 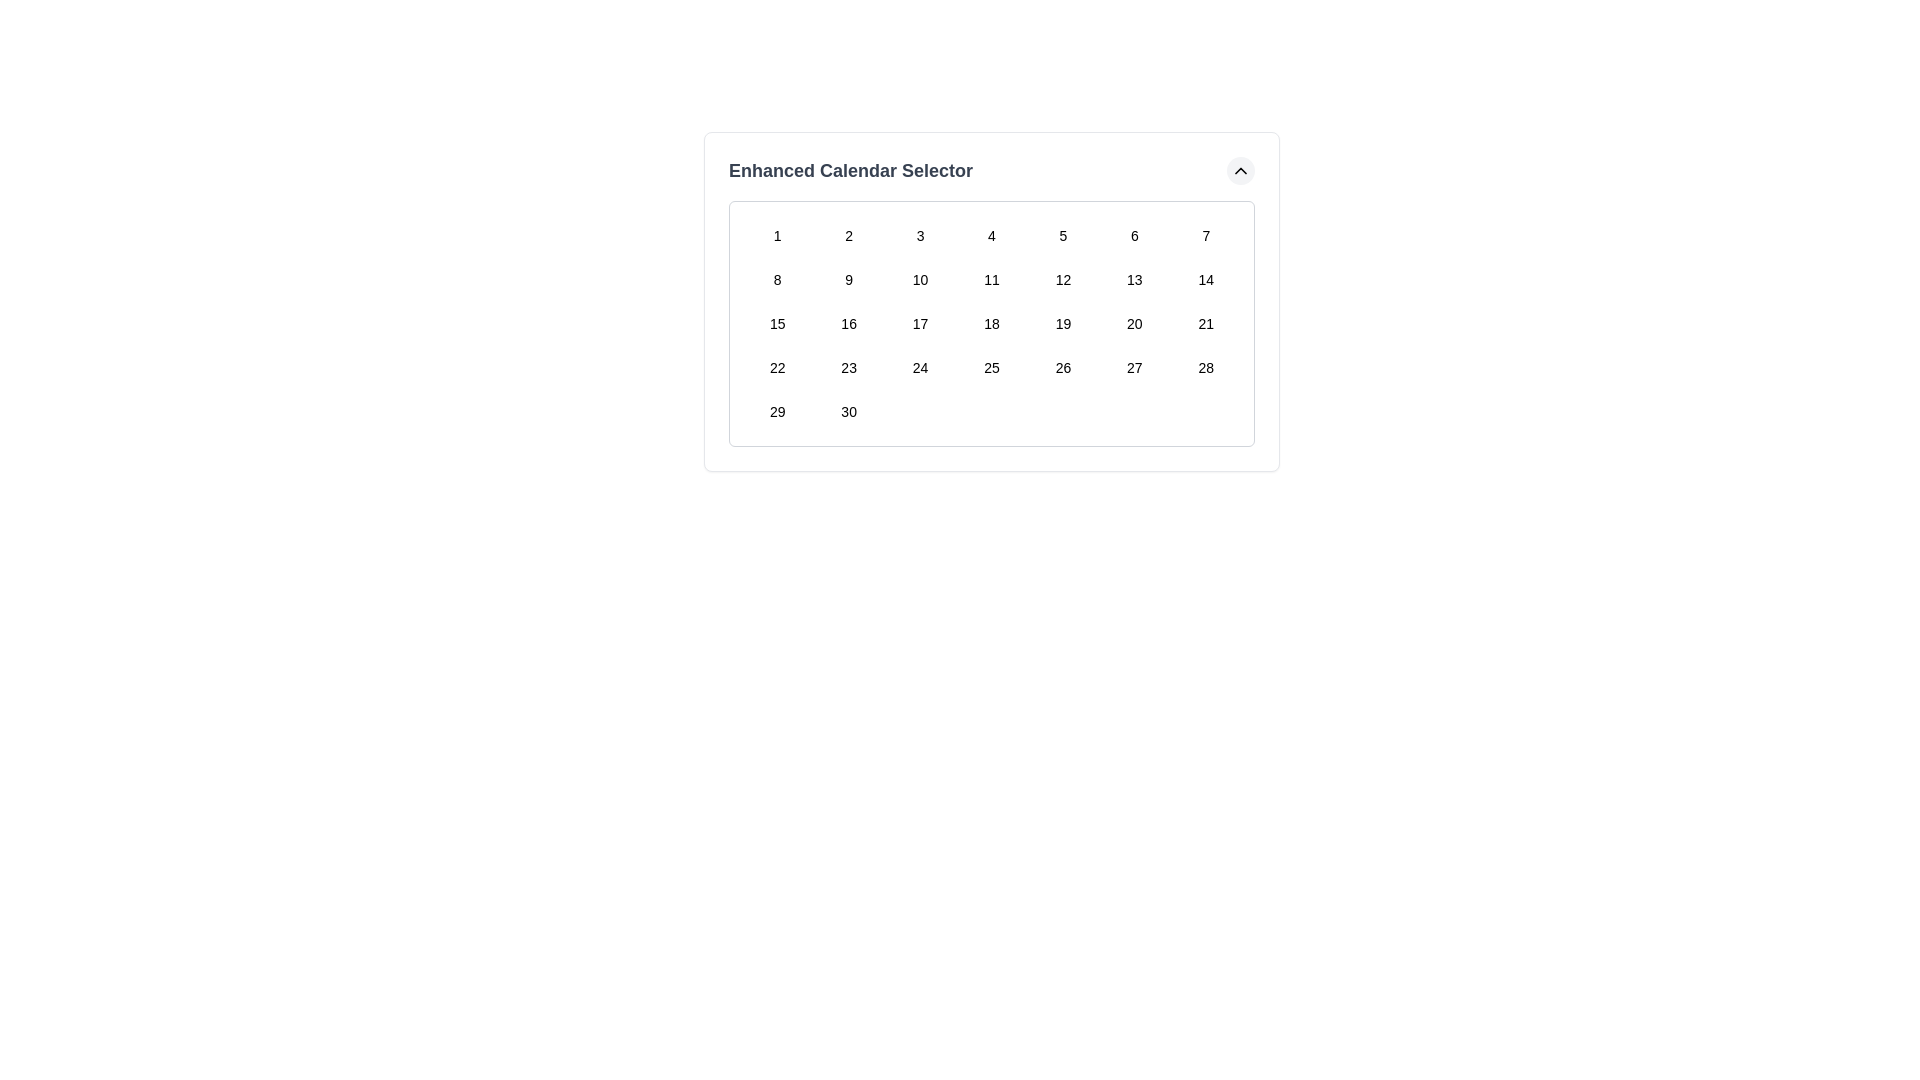 I want to click on the button labeled '7', so click(x=1205, y=234).